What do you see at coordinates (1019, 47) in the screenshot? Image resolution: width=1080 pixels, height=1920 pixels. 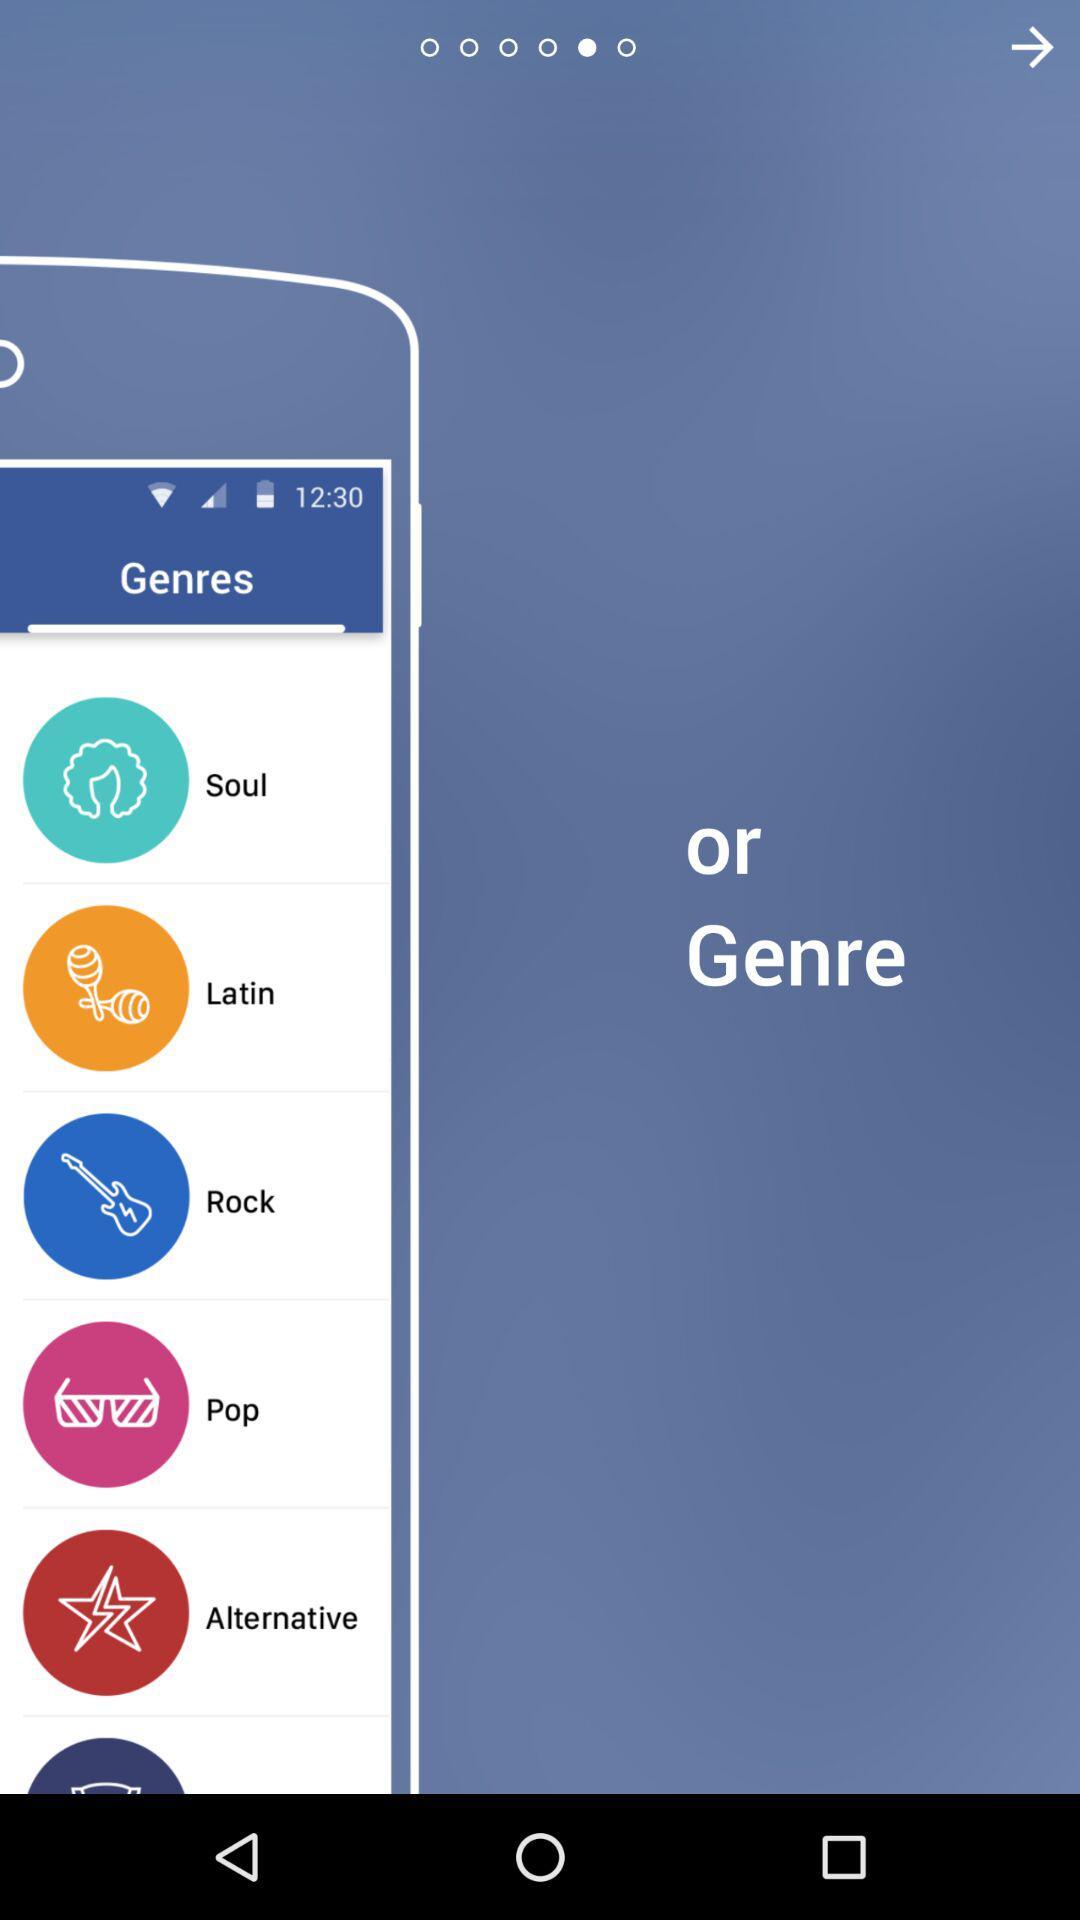 I see `the add icon` at bounding box center [1019, 47].